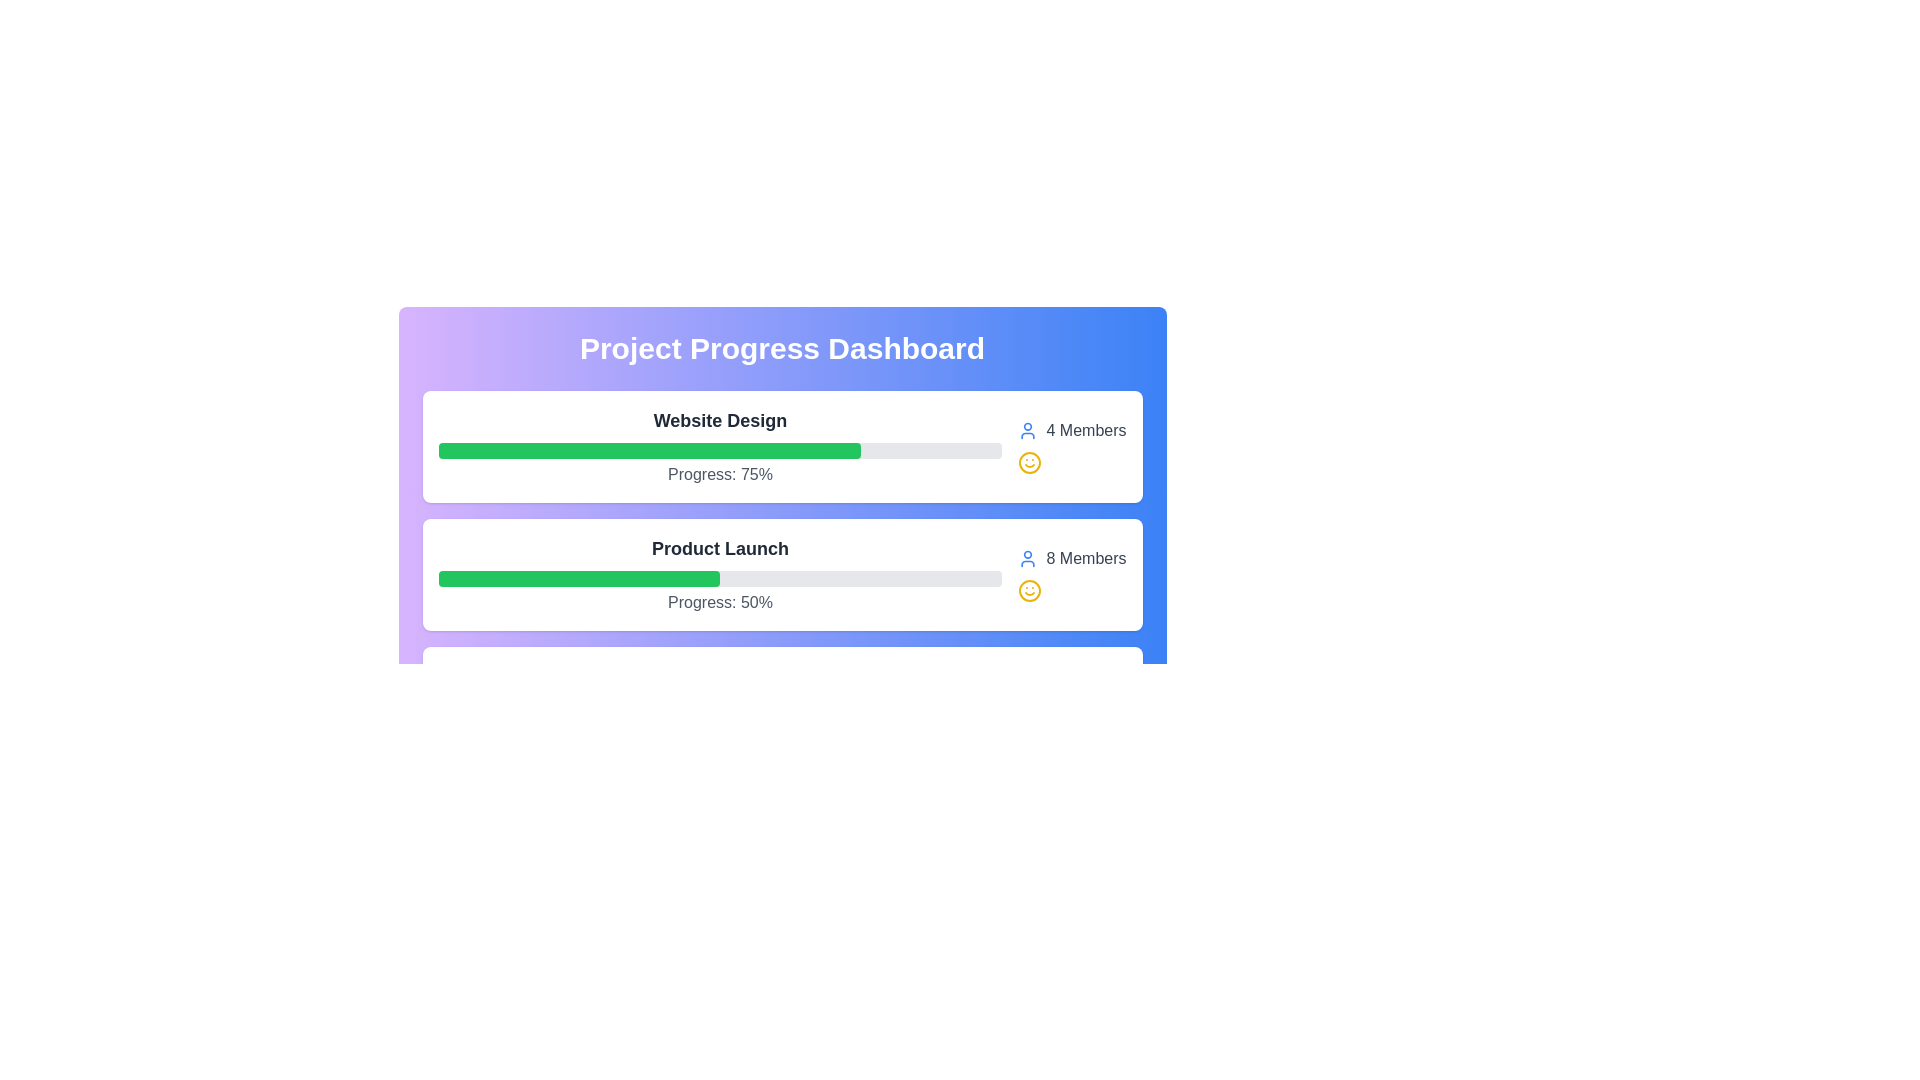 The height and width of the screenshot is (1080, 1920). What do you see at coordinates (720, 578) in the screenshot?
I see `the second progress bar representing the 'Product Launch' task, located below the text 'Product Launch' and above 'Progress: 50%'` at bounding box center [720, 578].